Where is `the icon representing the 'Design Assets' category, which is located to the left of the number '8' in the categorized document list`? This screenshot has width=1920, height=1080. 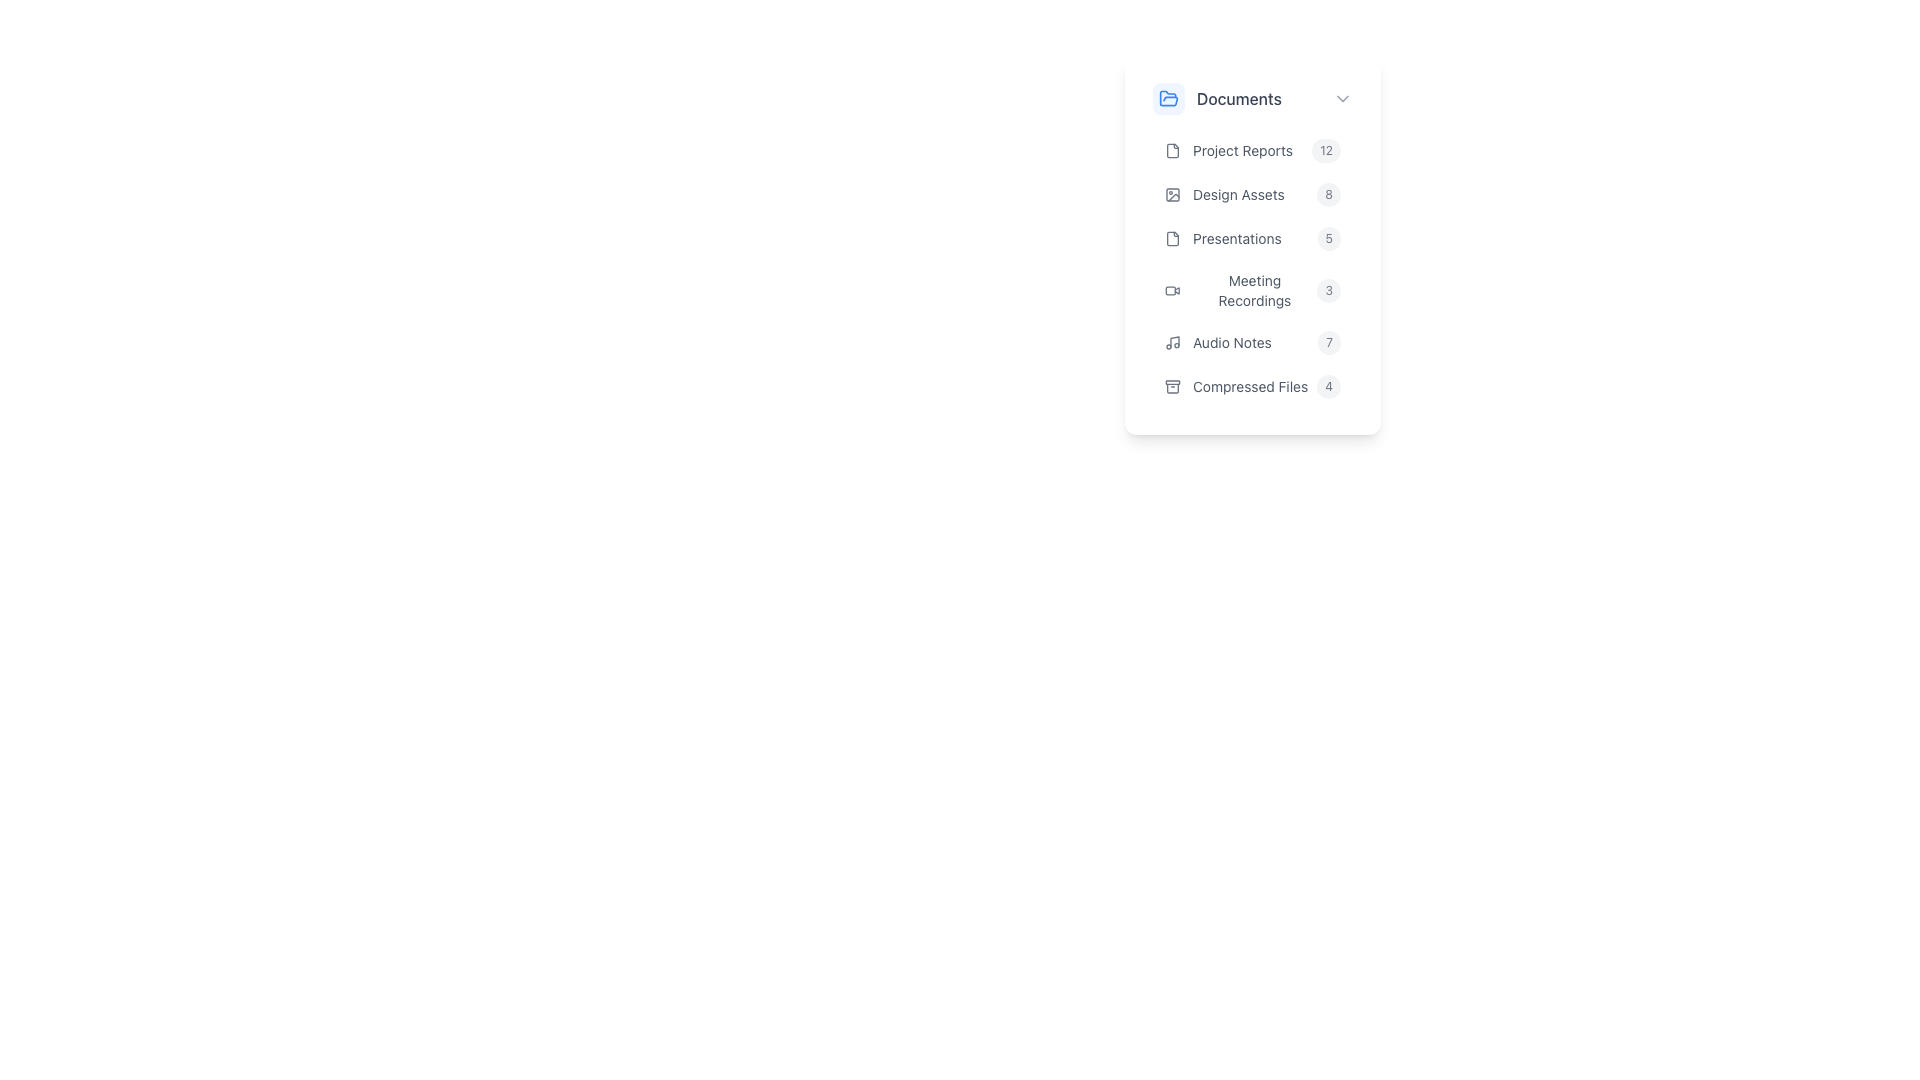
the icon representing the 'Design Assets' category, which is located to the left of the number '8' in the categorized document list is located at coordinates (1172, 195).